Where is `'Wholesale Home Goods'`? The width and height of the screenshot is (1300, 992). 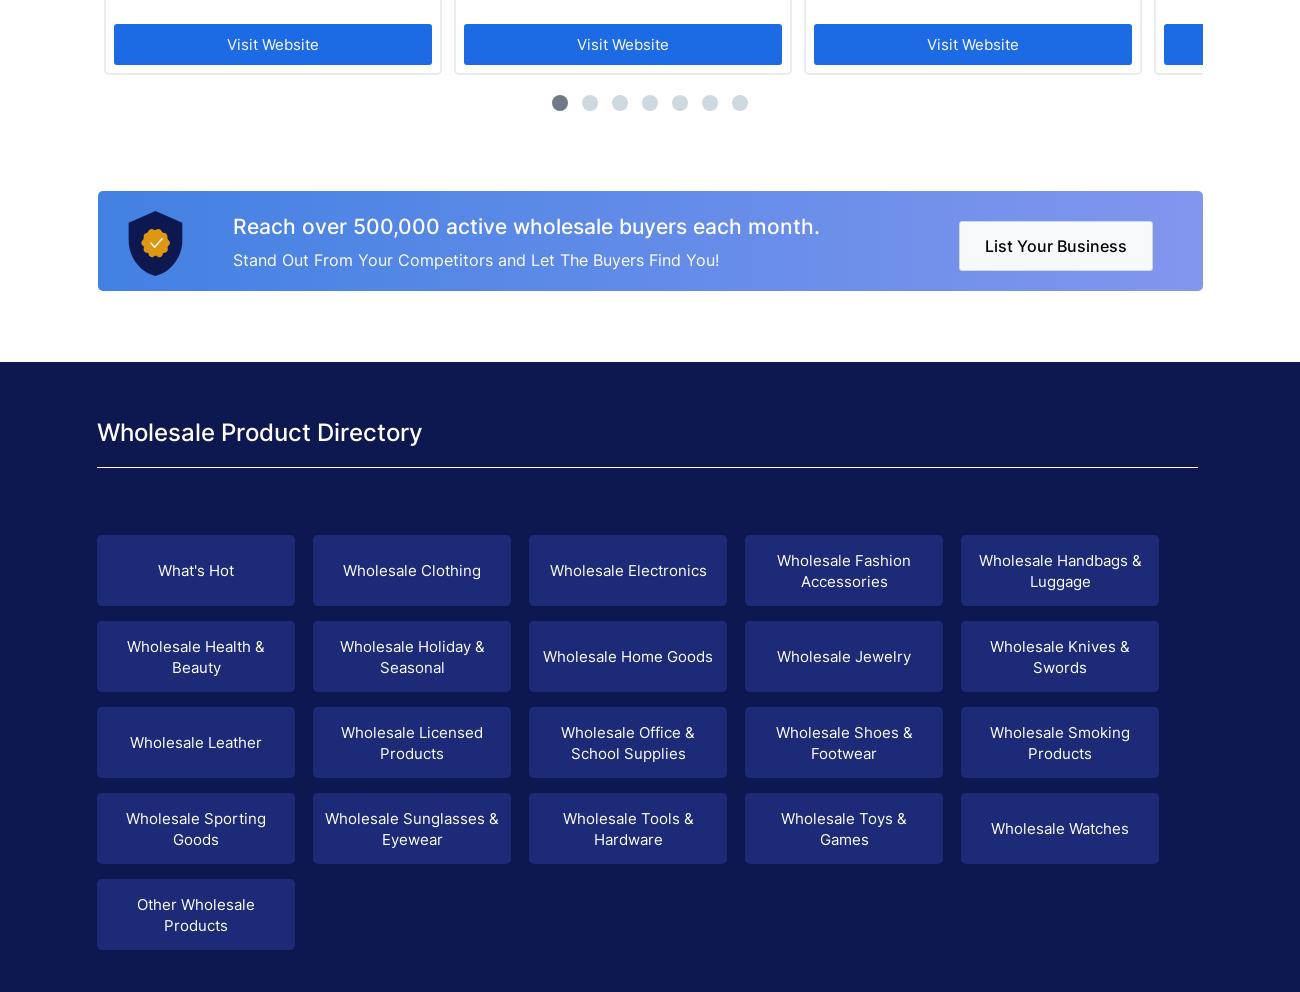 'Wholesale Home Goods' is located at coordinates (628, 656).